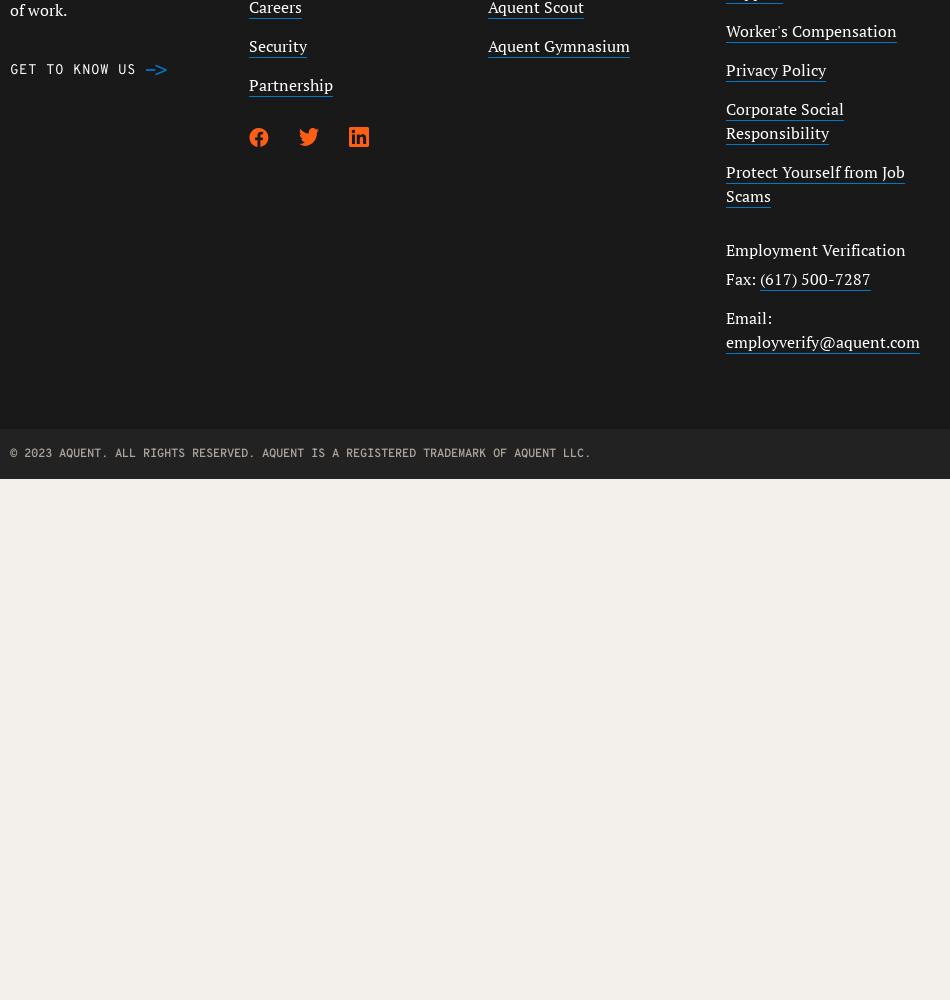 This screenshot has width=950, height=1000. I want to click on 'GET TO KNOW US', so click(72, 69).